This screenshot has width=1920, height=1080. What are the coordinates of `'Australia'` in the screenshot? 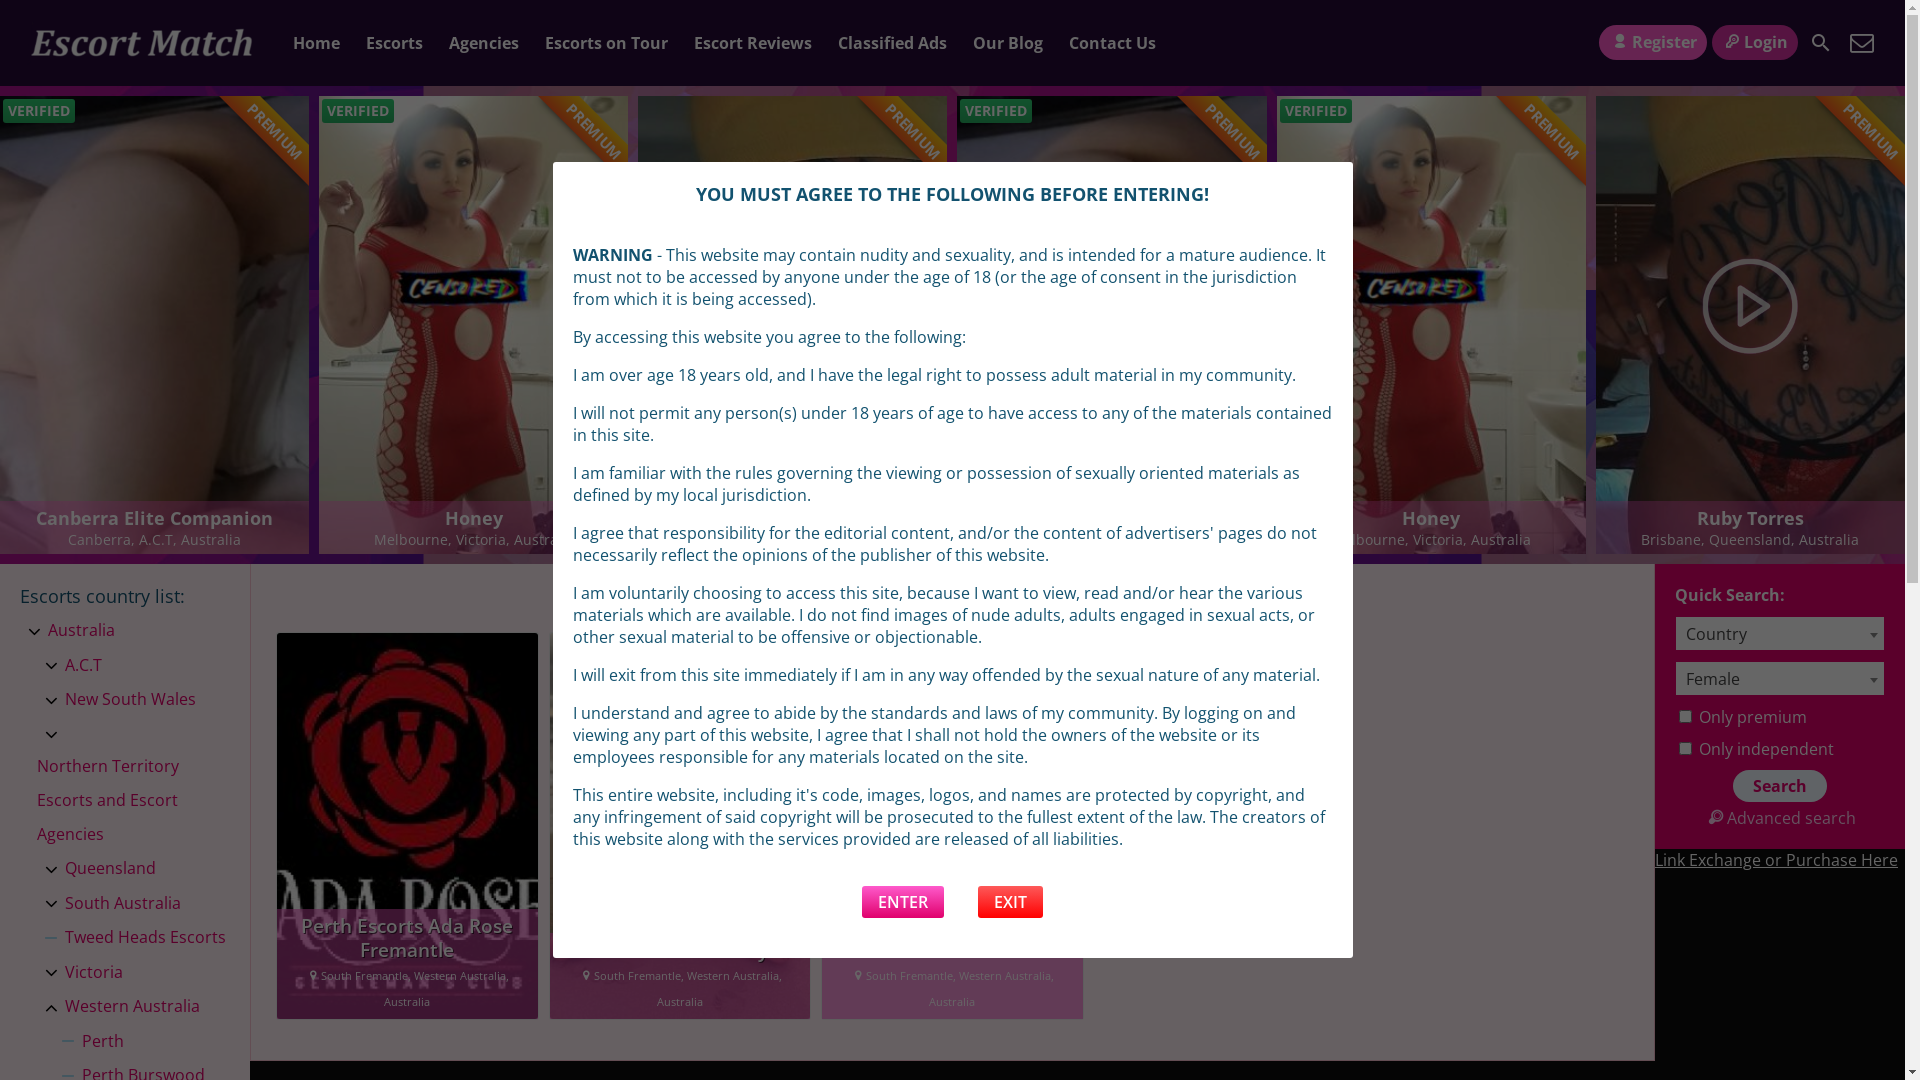 It's located at (80, 631).